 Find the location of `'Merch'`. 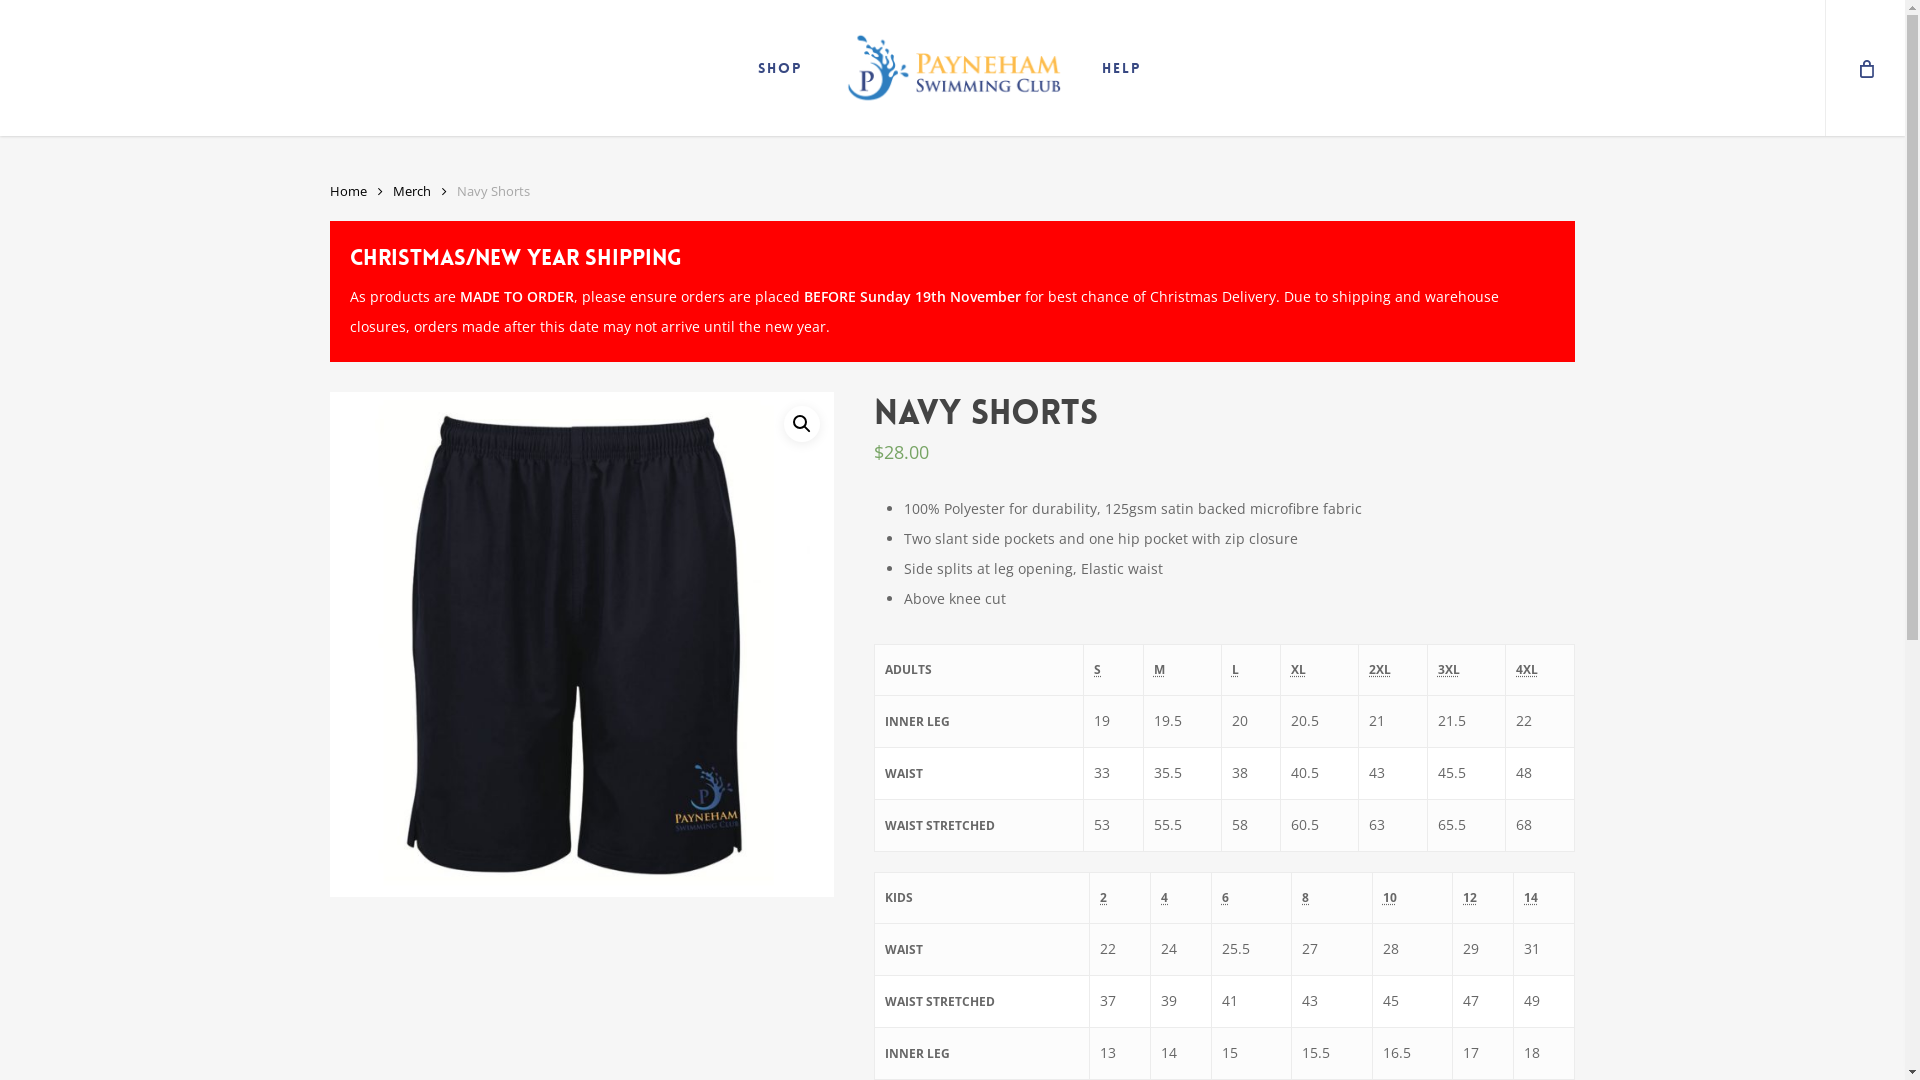

'Merch' is located at coordinates (411, 191).